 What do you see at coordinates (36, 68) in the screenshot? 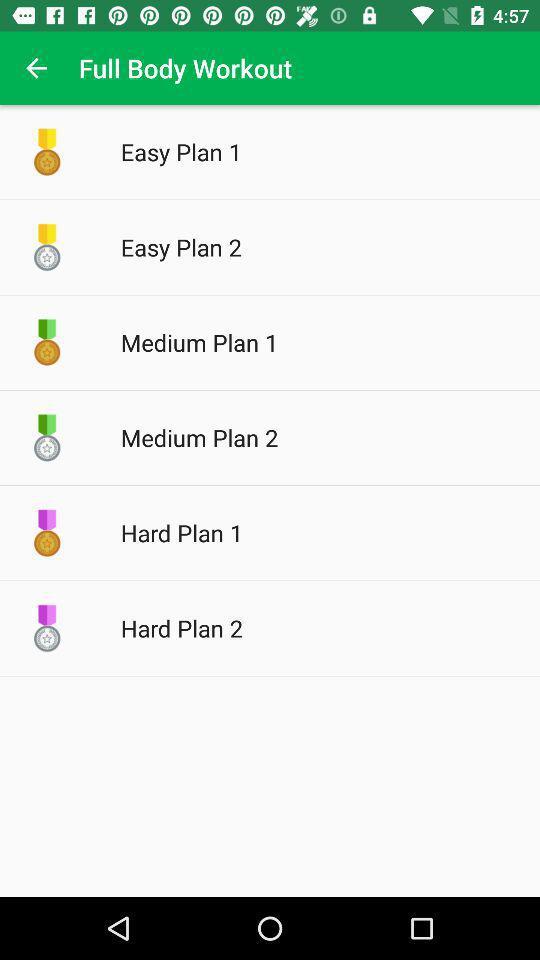
I see `item to the left of the full body workout app` at bounding box center [36, 68].